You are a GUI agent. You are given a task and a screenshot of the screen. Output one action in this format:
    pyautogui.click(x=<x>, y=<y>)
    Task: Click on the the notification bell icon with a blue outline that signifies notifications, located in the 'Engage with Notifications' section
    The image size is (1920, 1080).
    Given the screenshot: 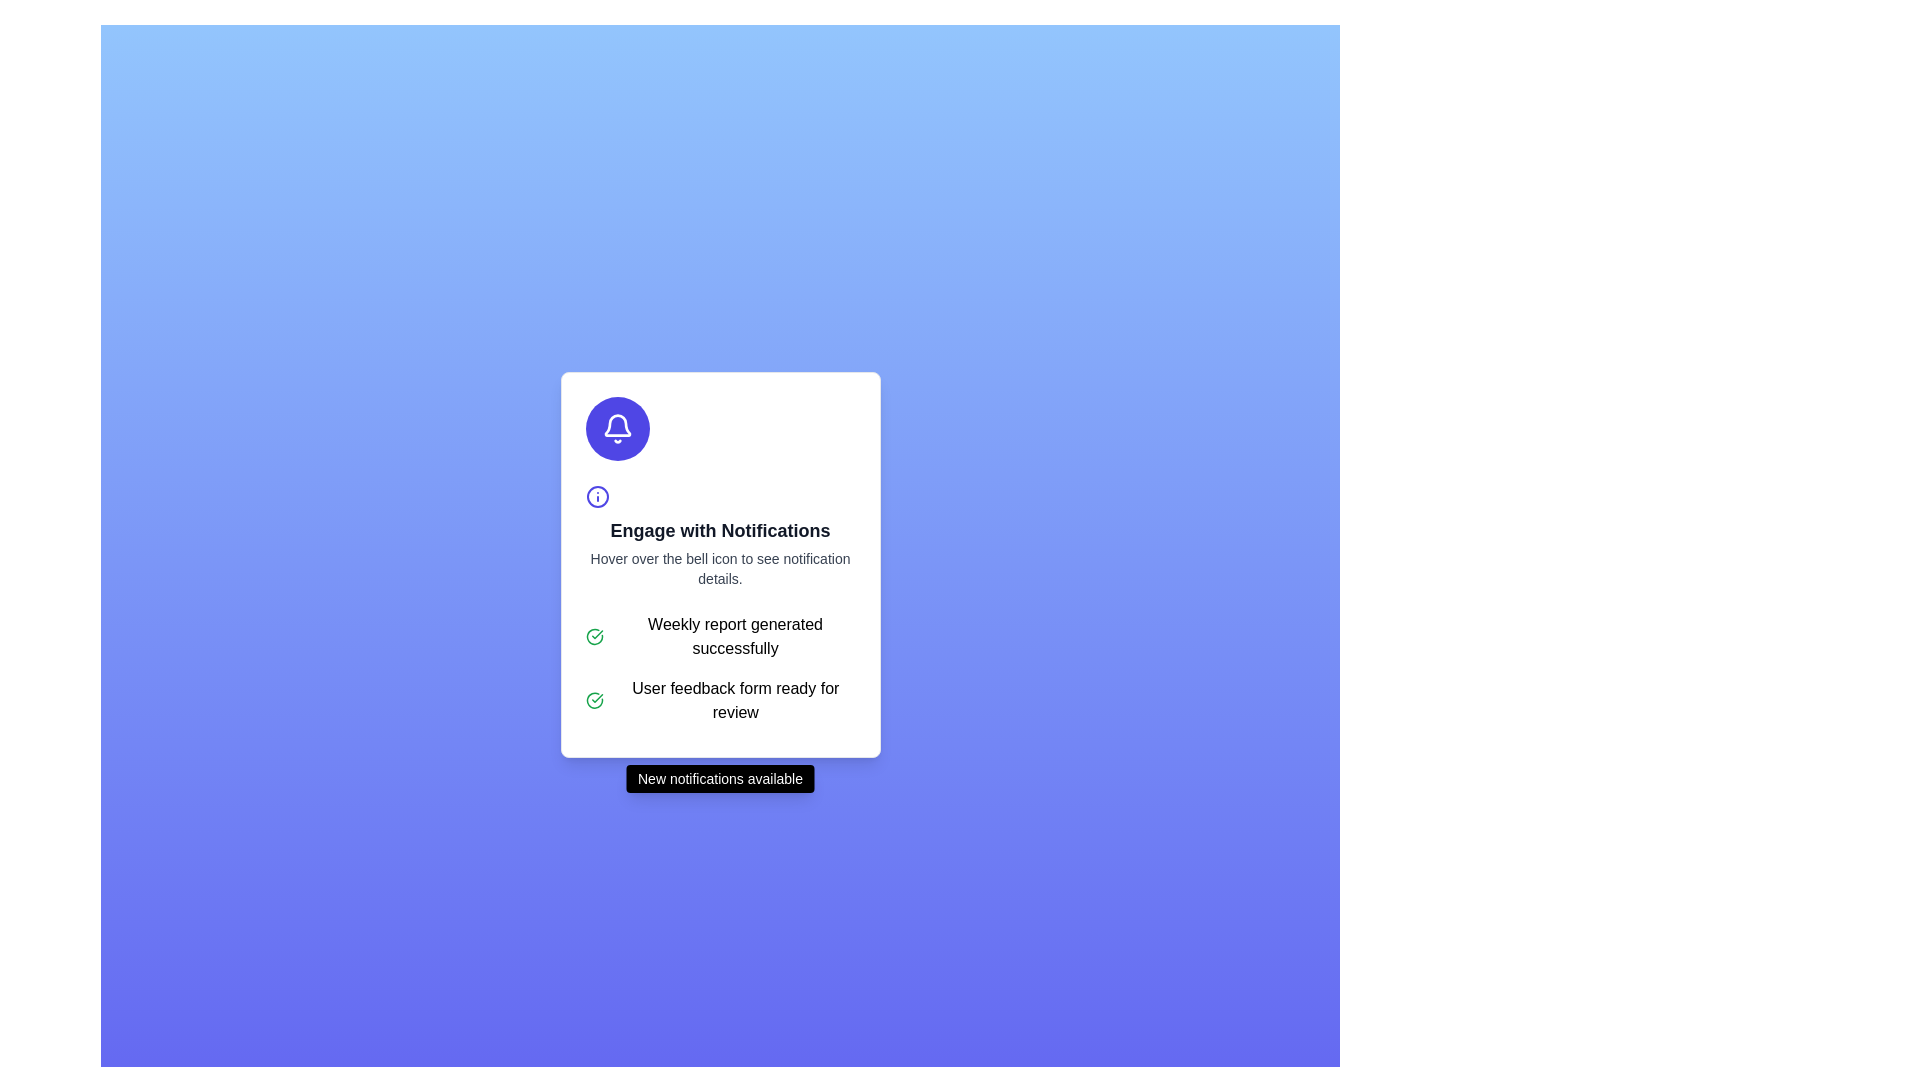 What is the action you would take?
    pyautogui.click(x=616, y=424)
    